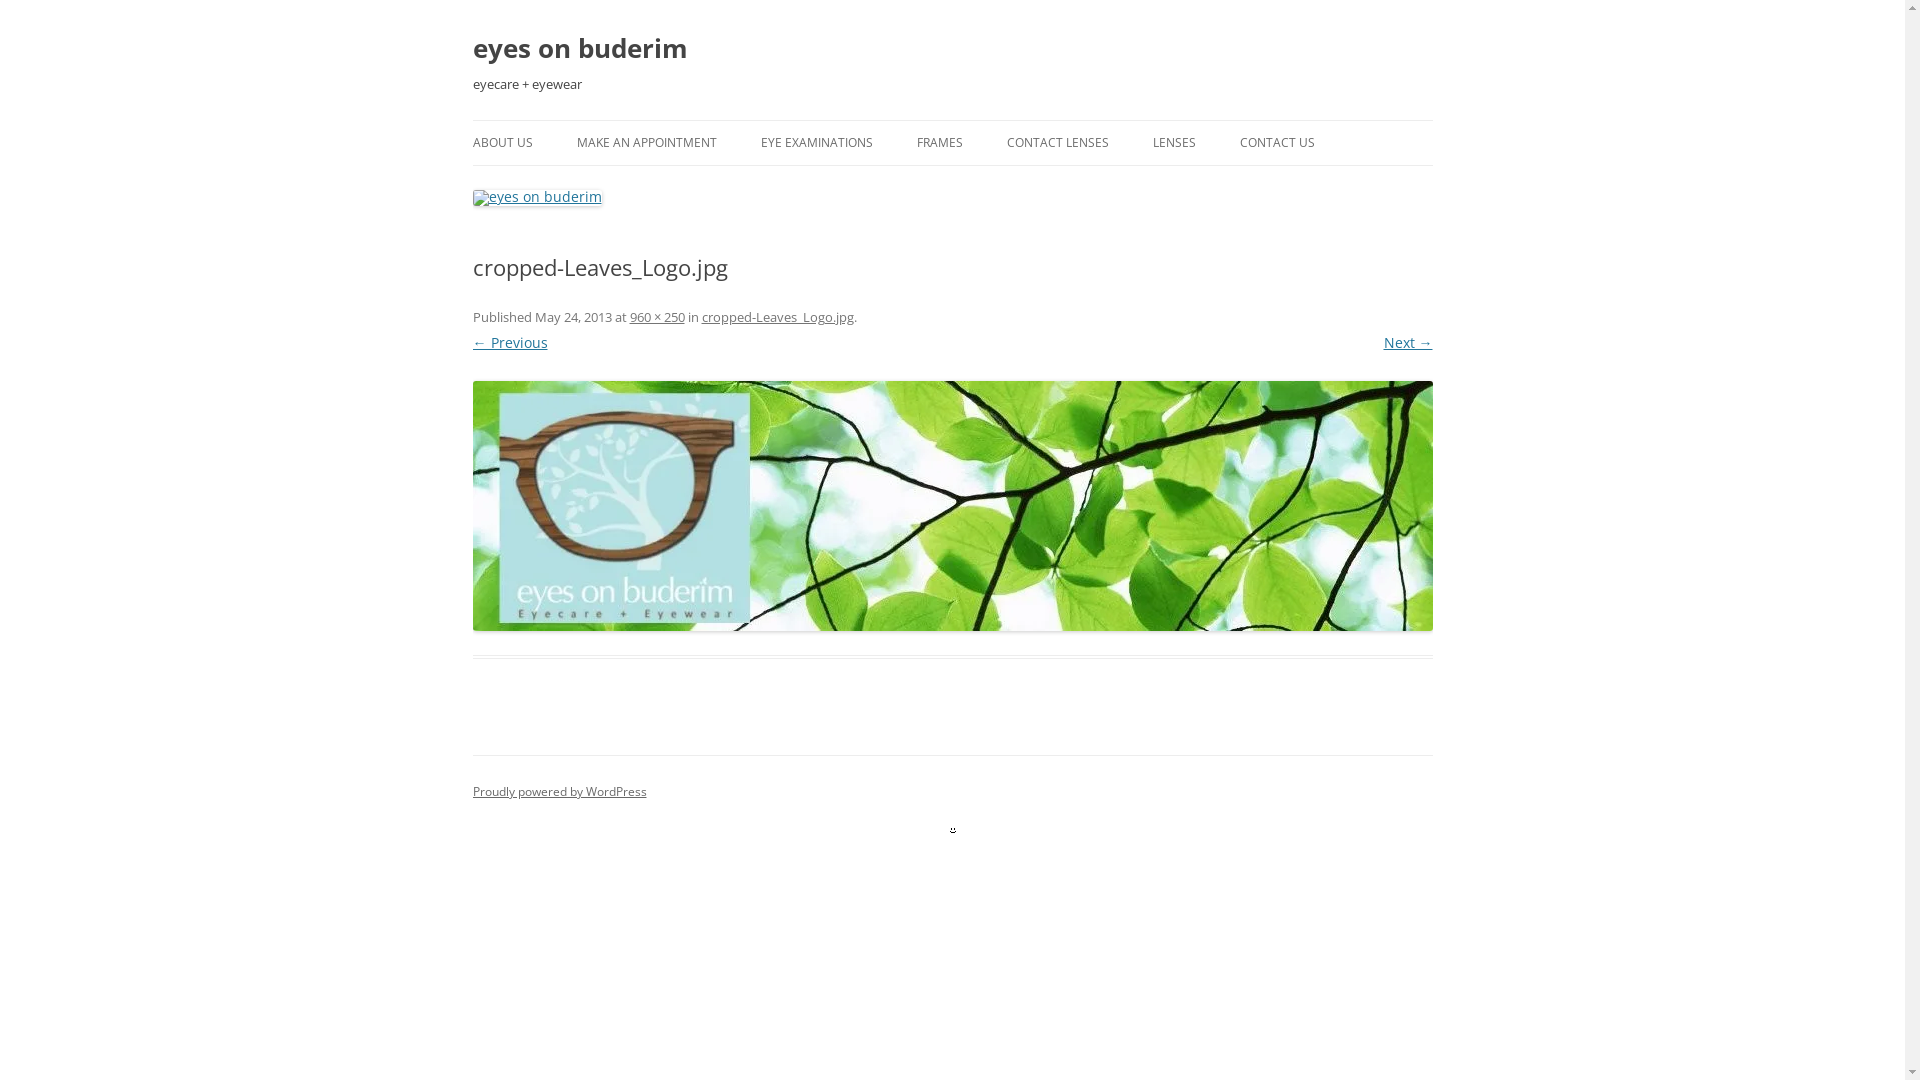 This screenshot has height=1080, width=1920. Describe the element at coordinates (1055, 141) in the screenshot. I see `'CONTACT LENSES'` at that location.